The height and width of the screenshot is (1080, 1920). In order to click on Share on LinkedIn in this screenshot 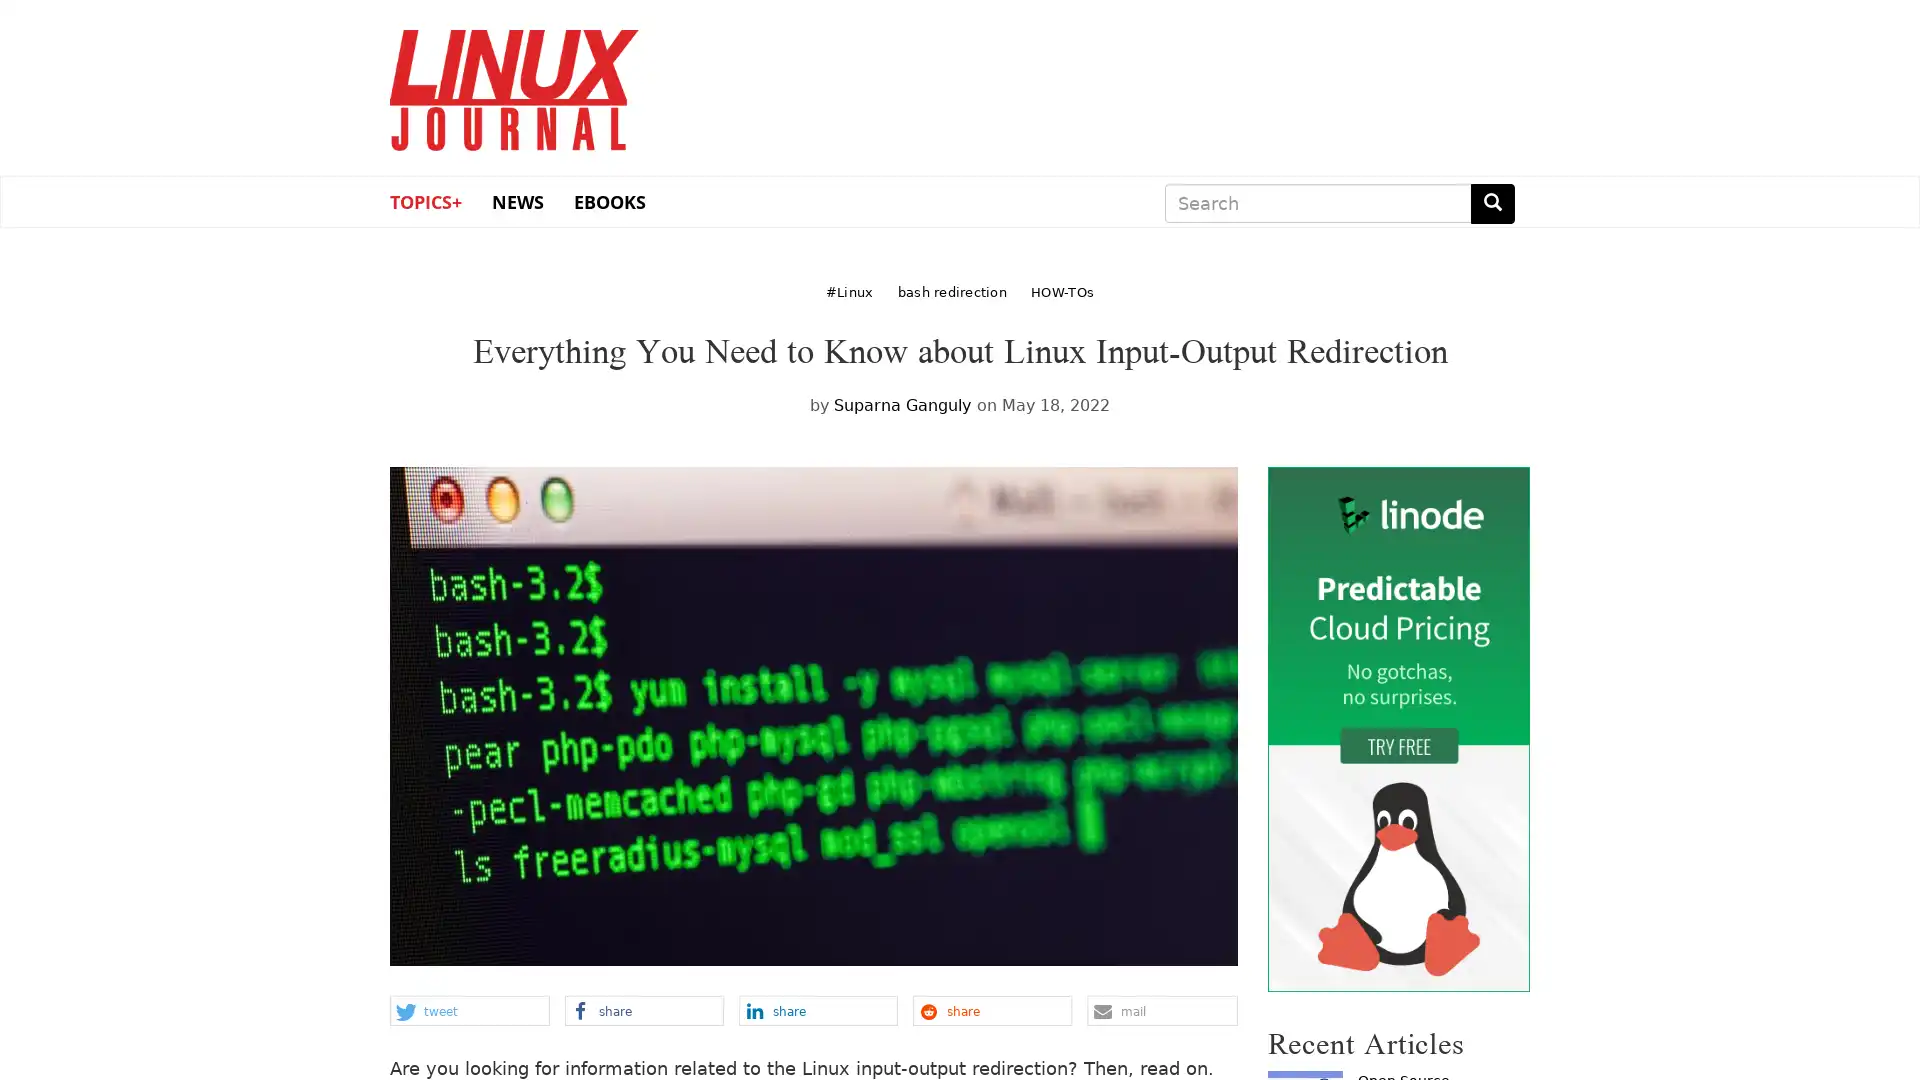, I will do `click(817, 1010)`.